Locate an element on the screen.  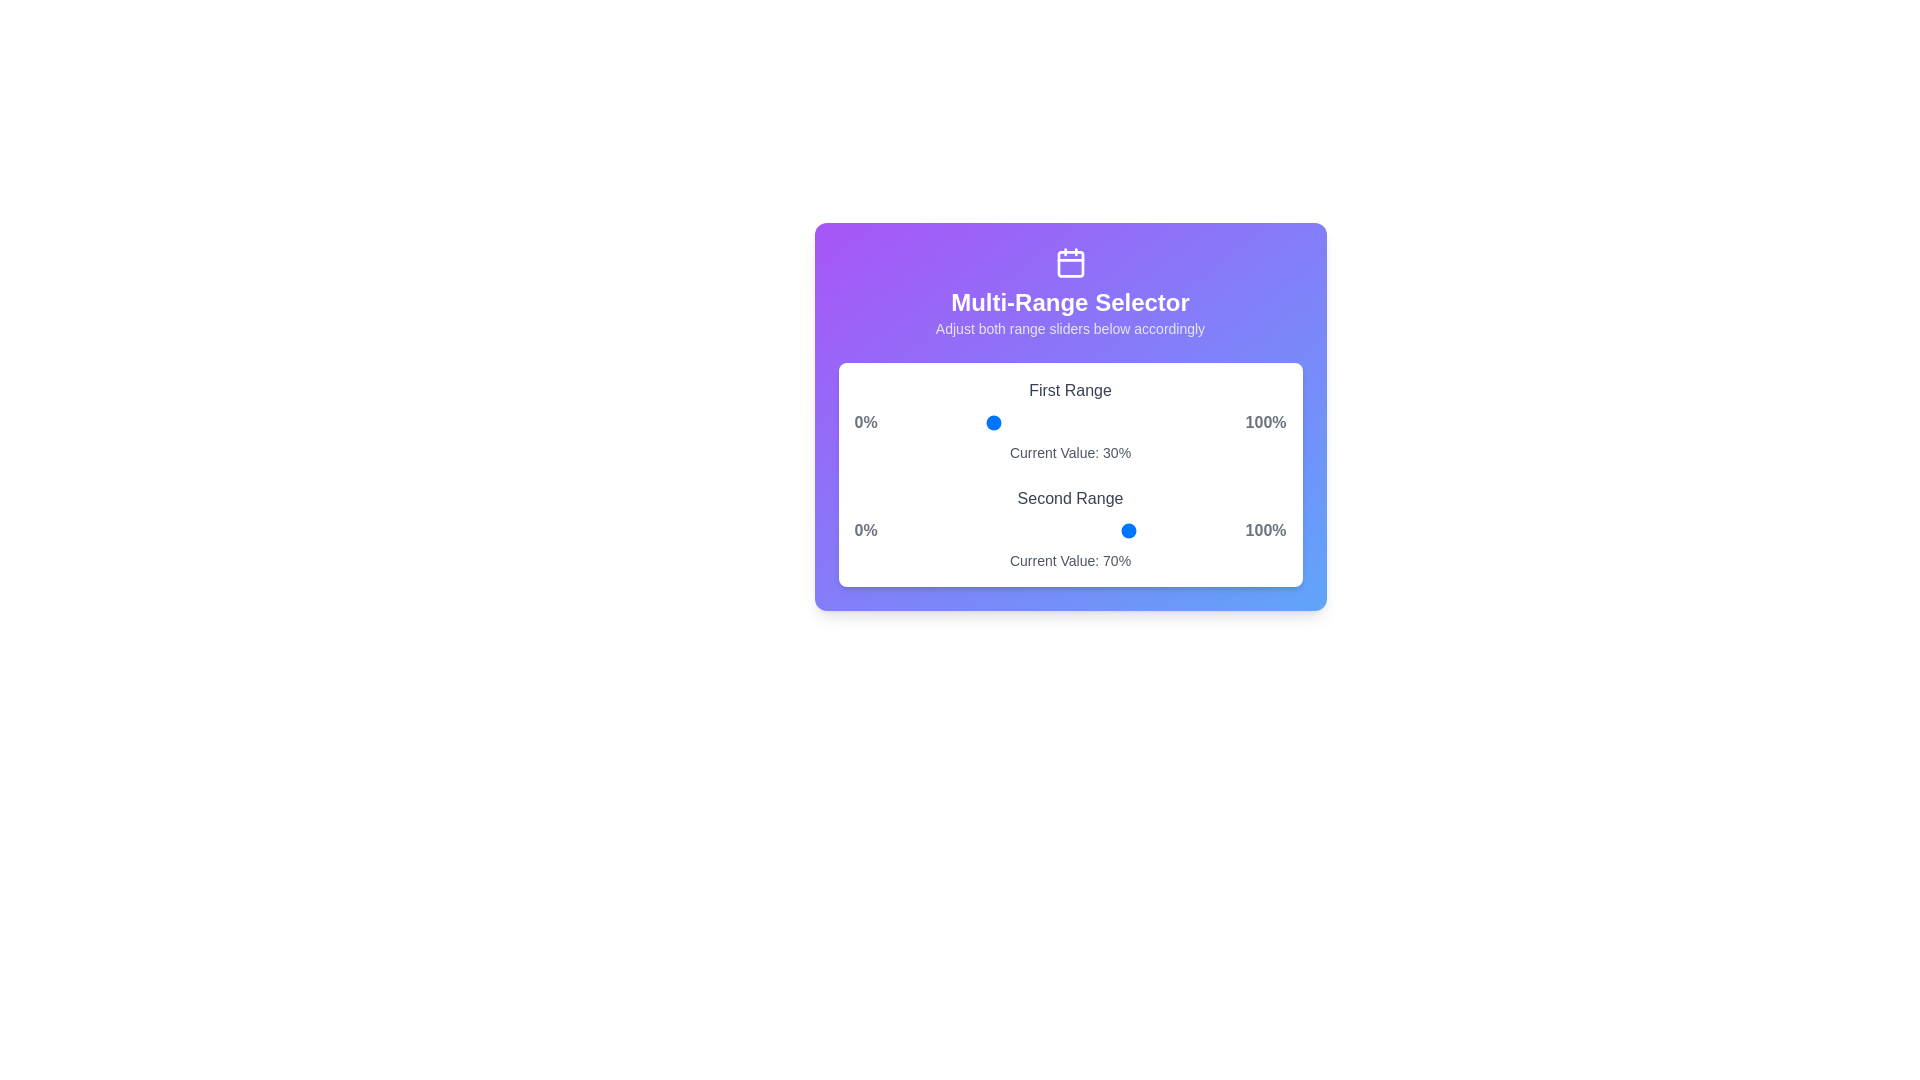
the slider value is located at coordinates (1124, 422).